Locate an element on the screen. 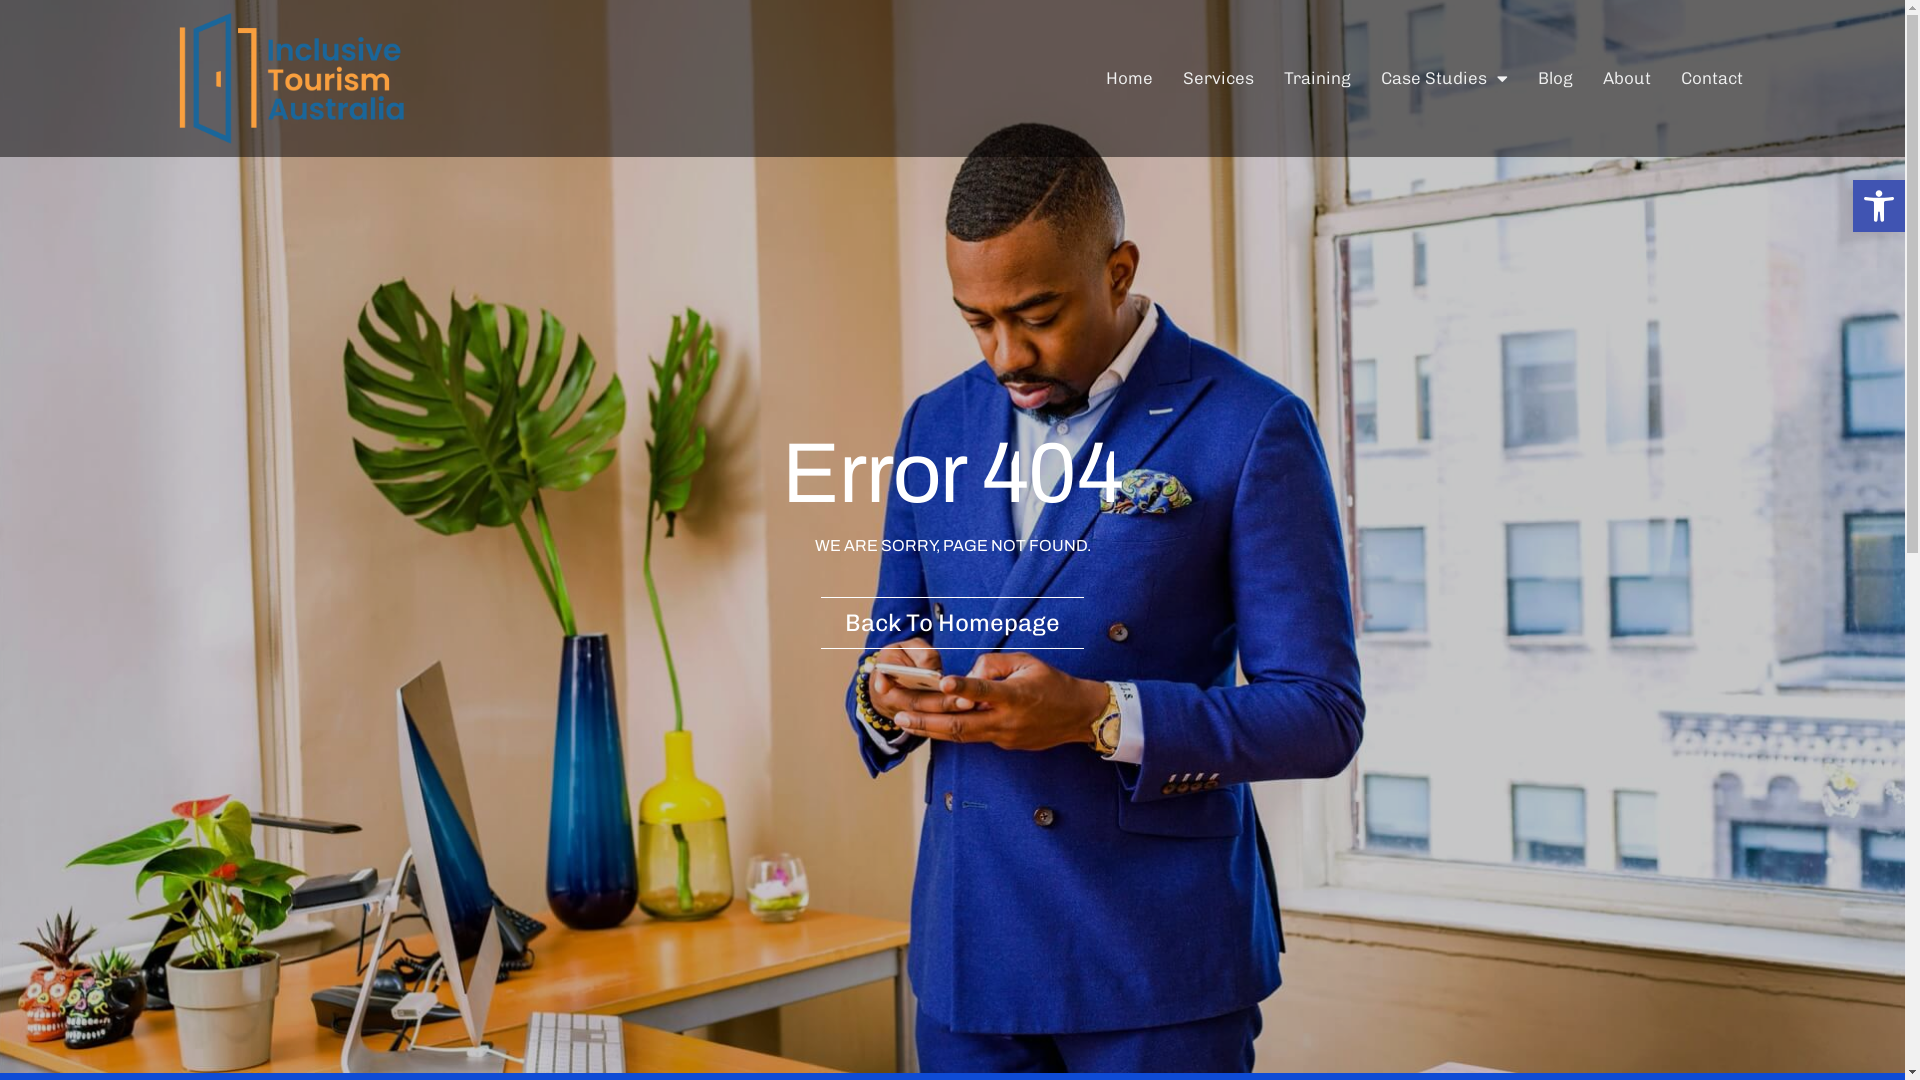 Image resolution: width=1920 pixels, height=1080 pixels. 'Back To Homepage' is located at coordinates (951, 622).